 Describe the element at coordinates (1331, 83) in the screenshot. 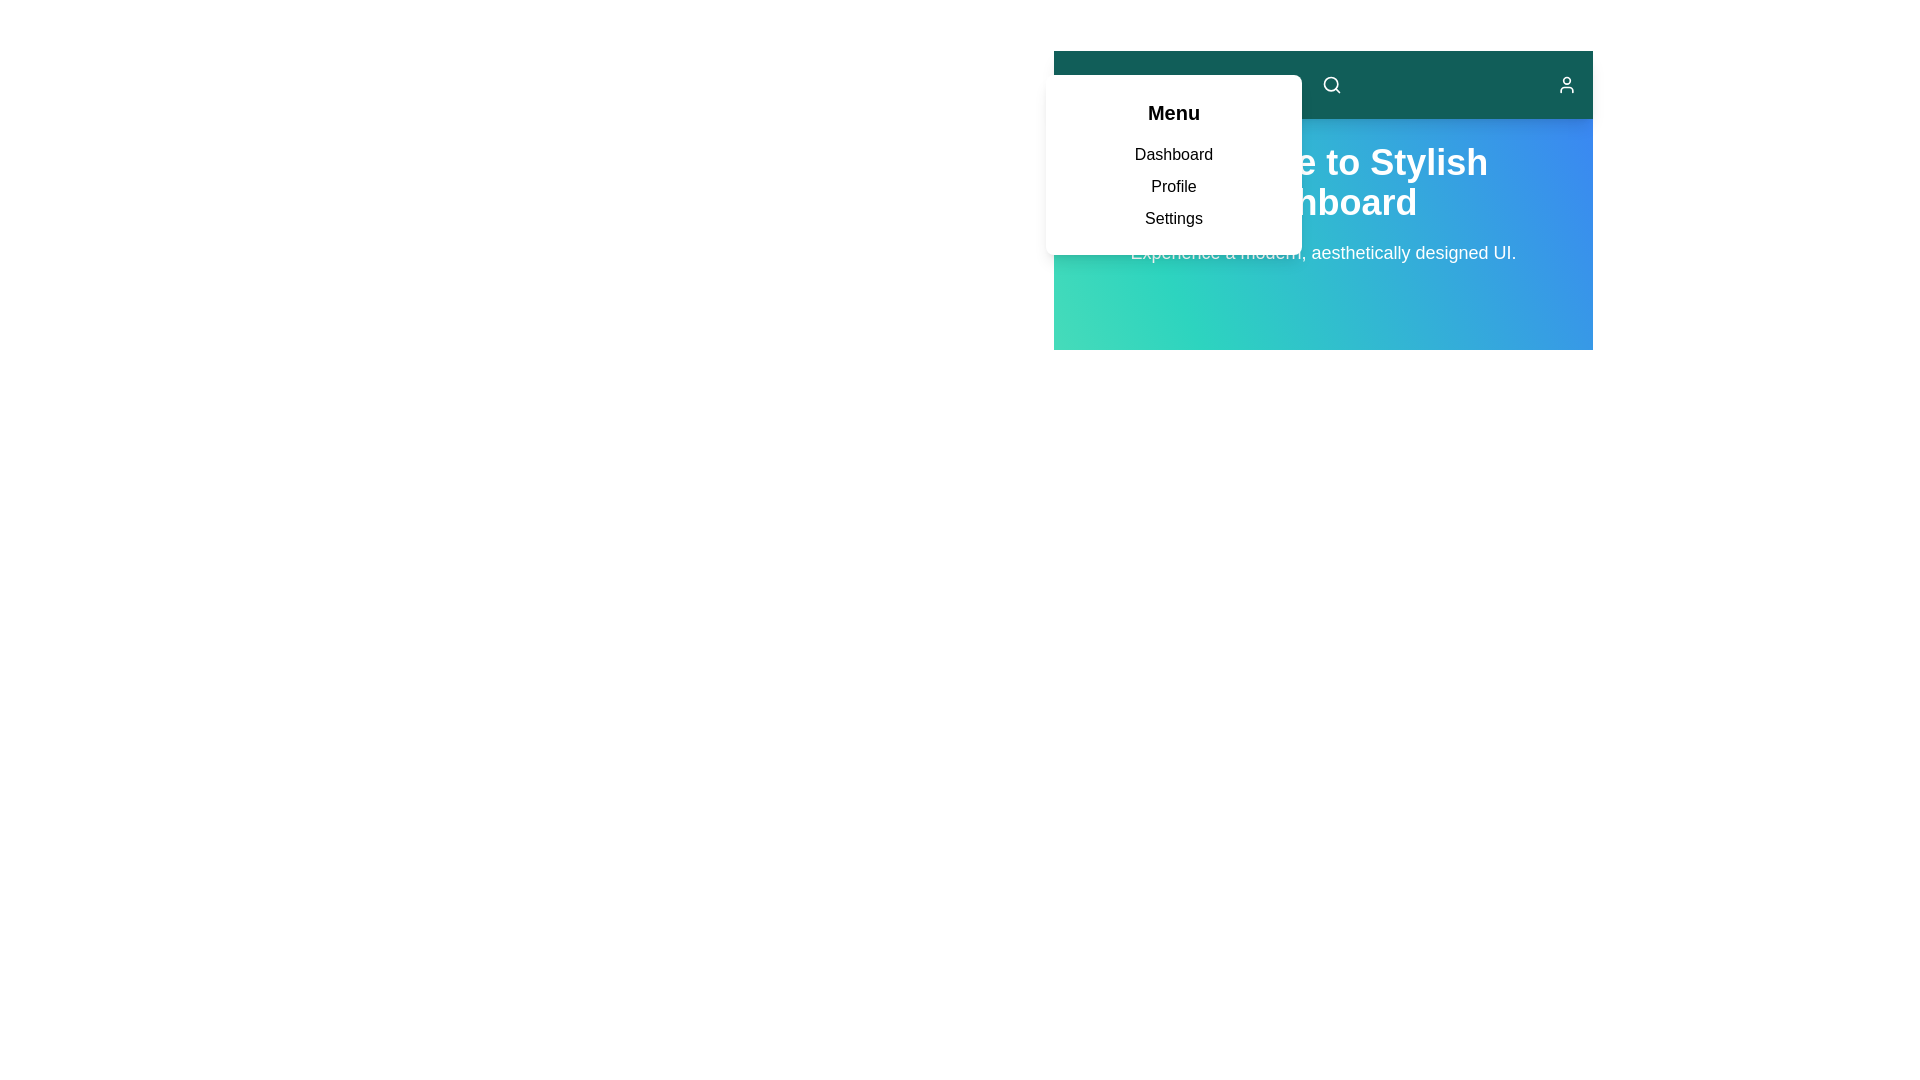

I see `the search icon to initiate the search functionality` at that location.